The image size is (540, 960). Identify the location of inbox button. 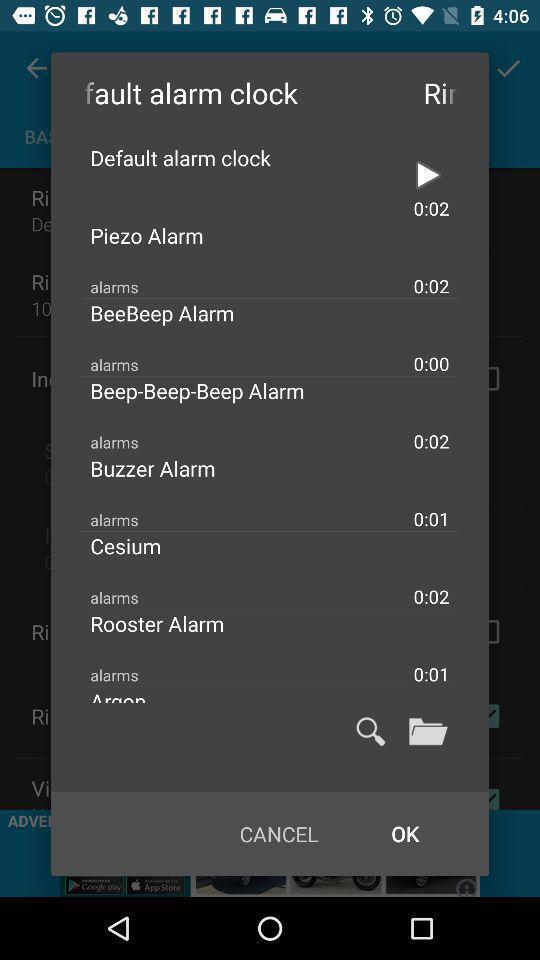
(427, 730).